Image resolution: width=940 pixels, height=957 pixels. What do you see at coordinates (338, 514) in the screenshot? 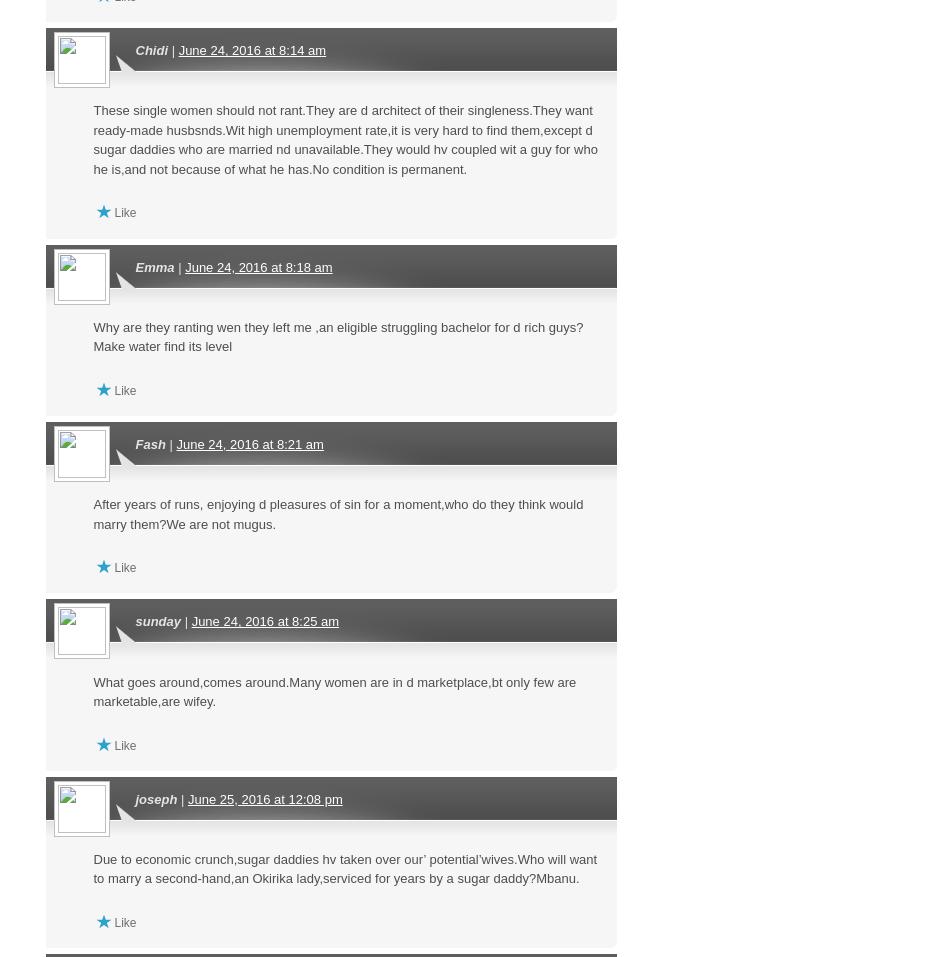
I see `'After years of runs, enjoying d pleasures of sin for a moment,who do they think would marry them?We are not mugus.'` at bounding box center [338, 514].